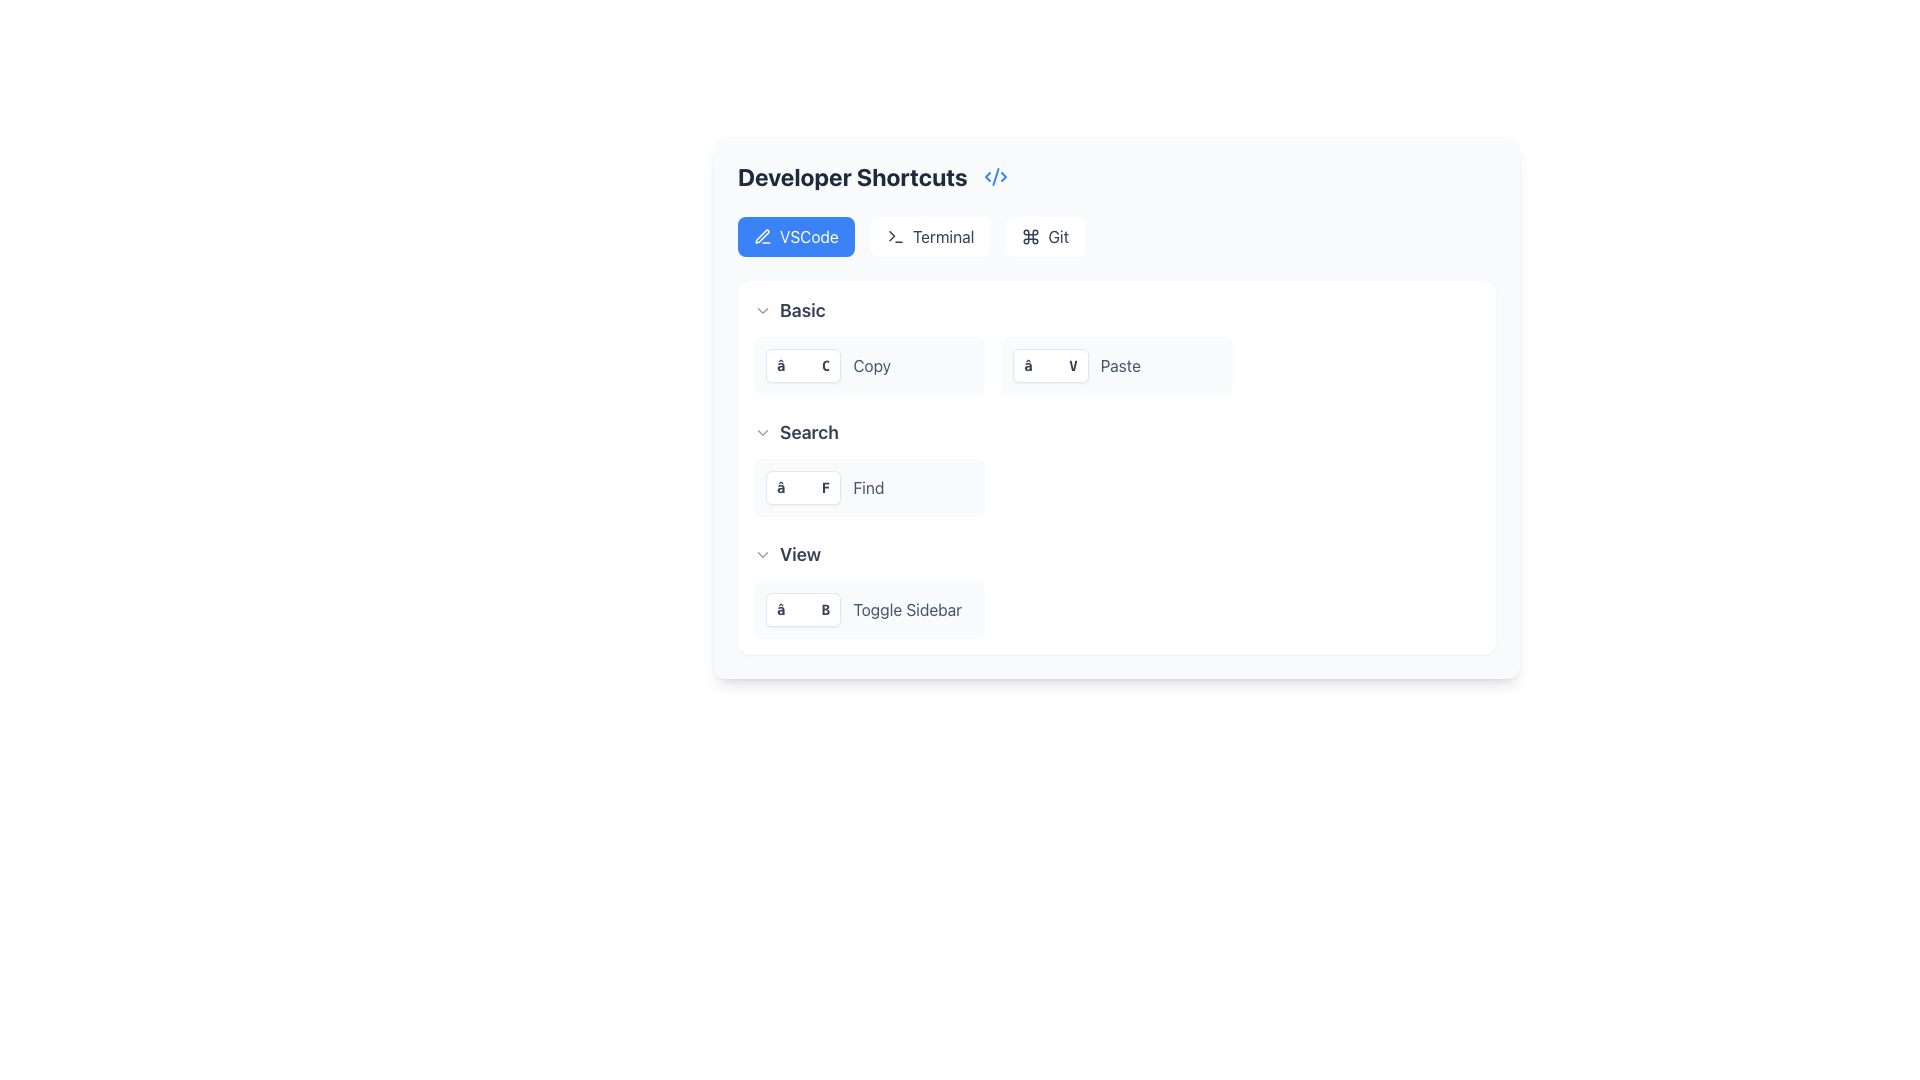 This screenshot has width=1920, height=1080. I want to click on the interactive button components in the 'Basic' section, so click(1116, 345).